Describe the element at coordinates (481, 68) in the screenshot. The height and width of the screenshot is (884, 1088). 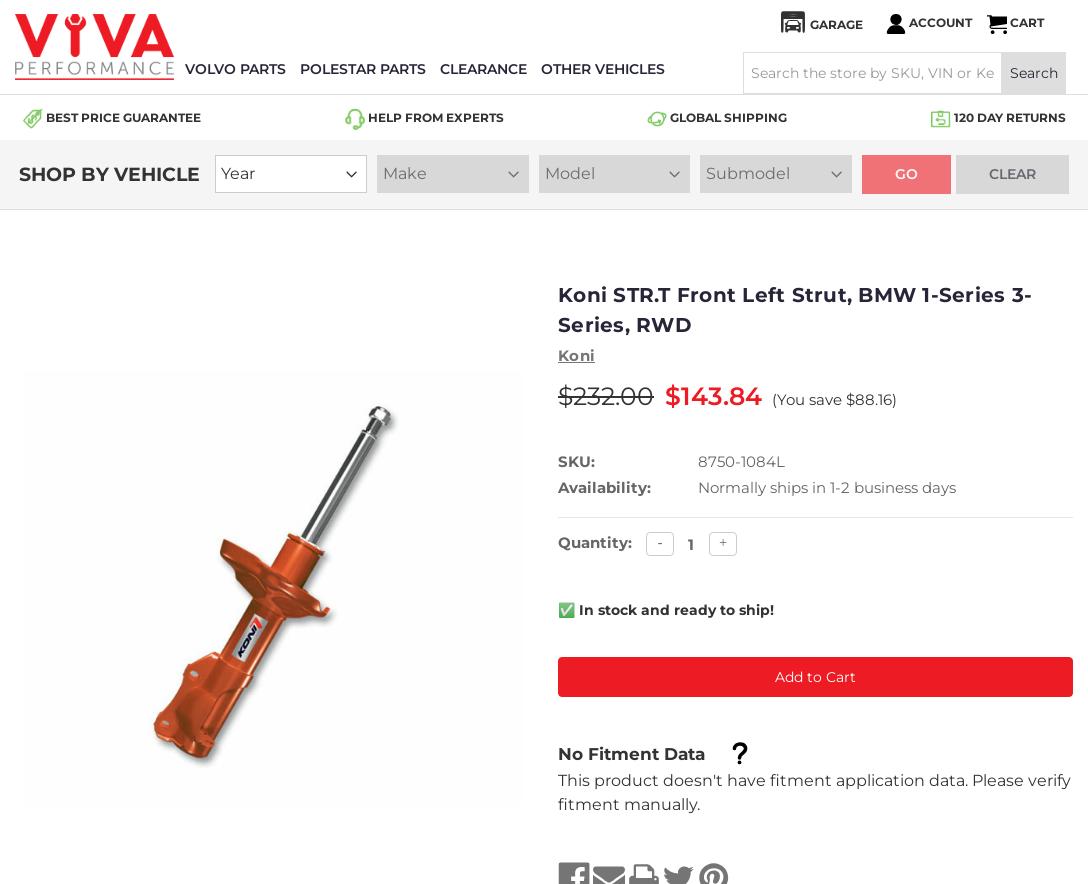
I see `'CLEARANCE'` at that location.